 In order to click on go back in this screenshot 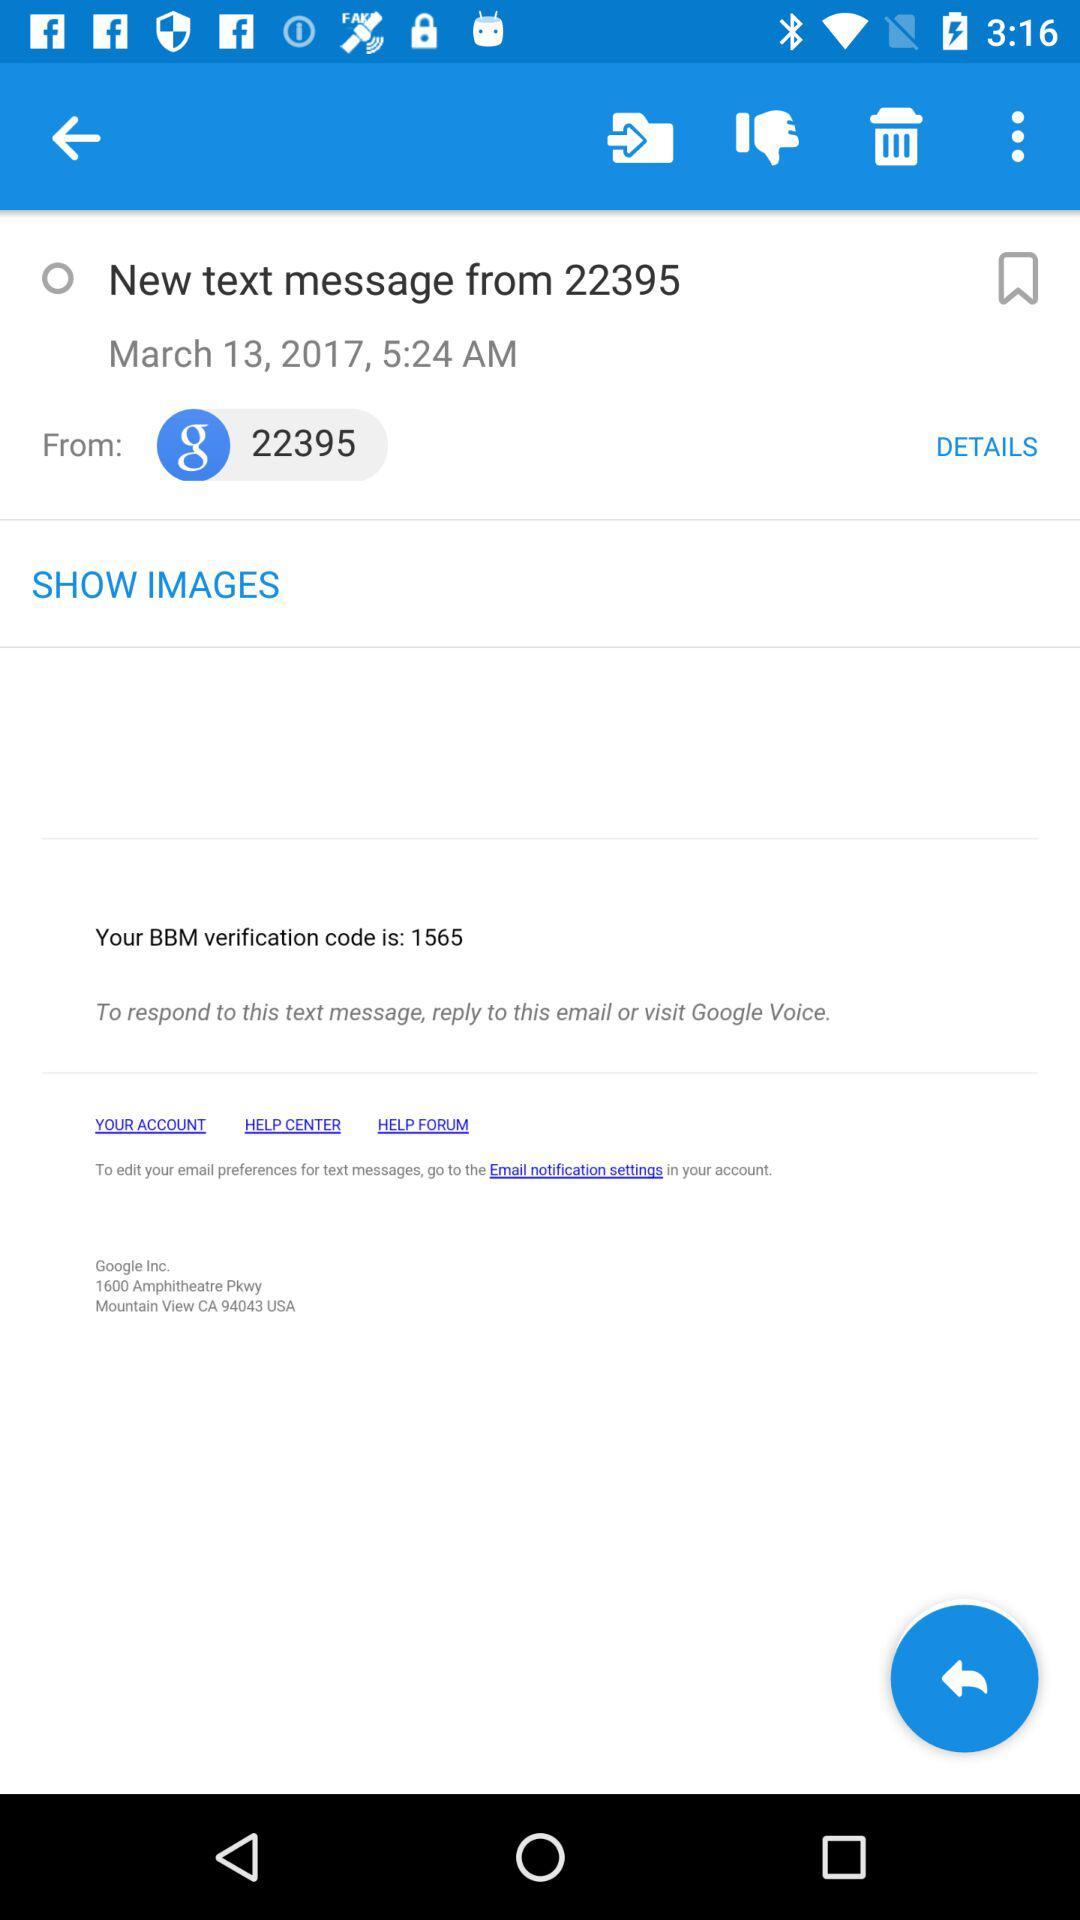, I will do `click(963, 1678)`.